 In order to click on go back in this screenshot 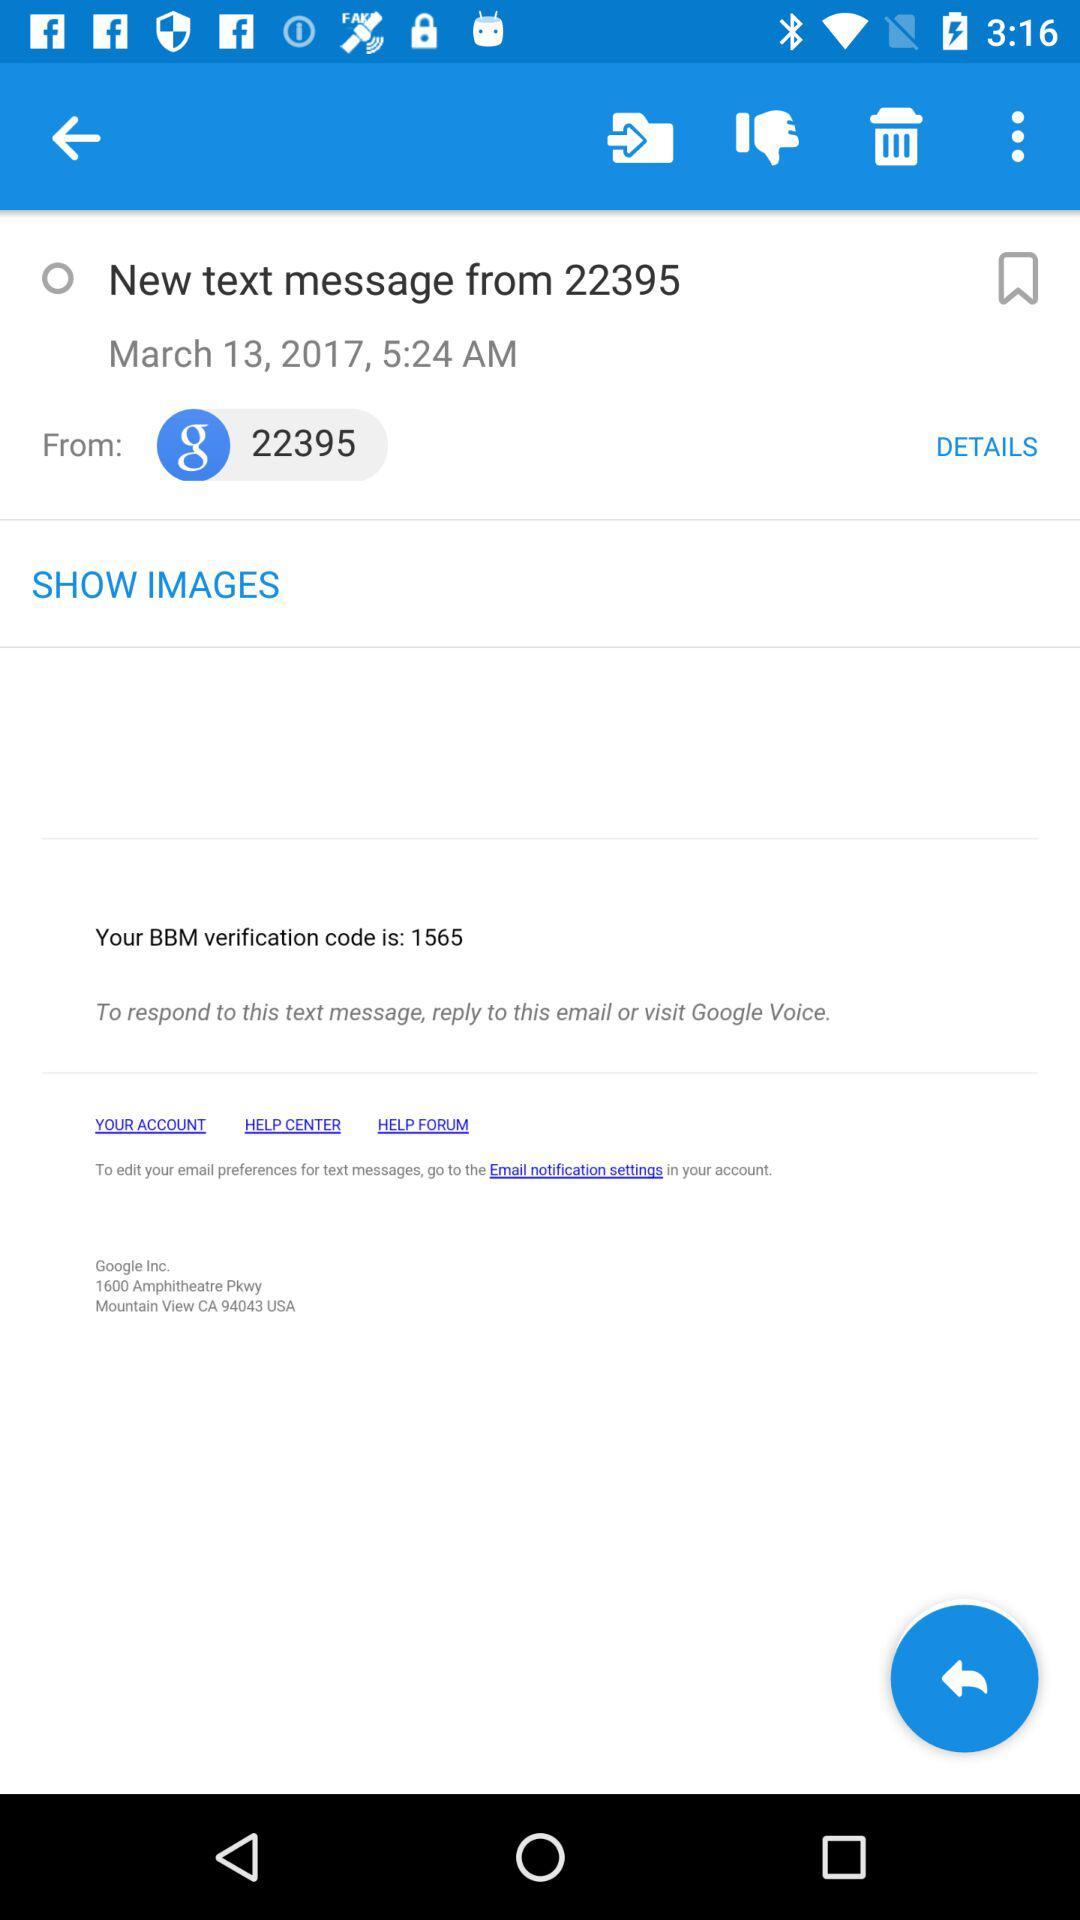, I will do `click(963, 1678)`.